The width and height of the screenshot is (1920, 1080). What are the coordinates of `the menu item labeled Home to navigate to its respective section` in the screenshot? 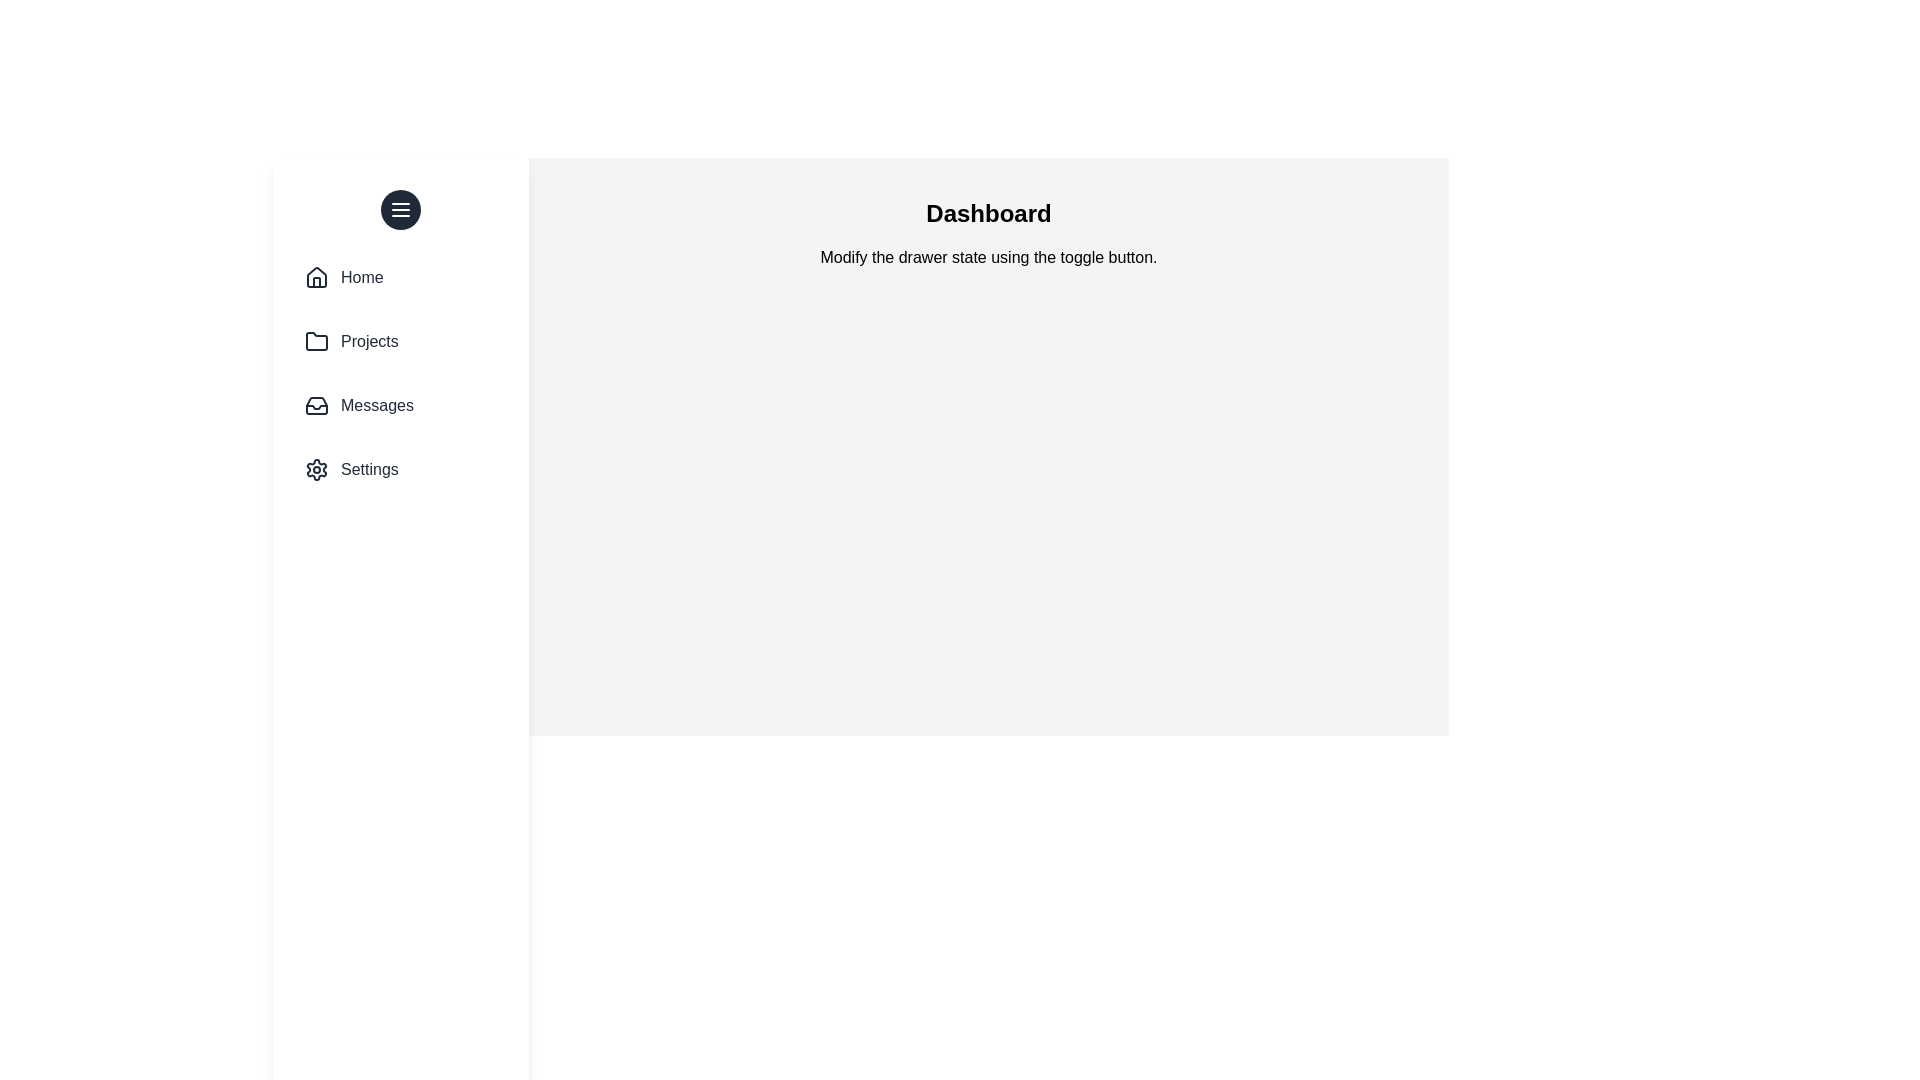 It's located at (400, 277).